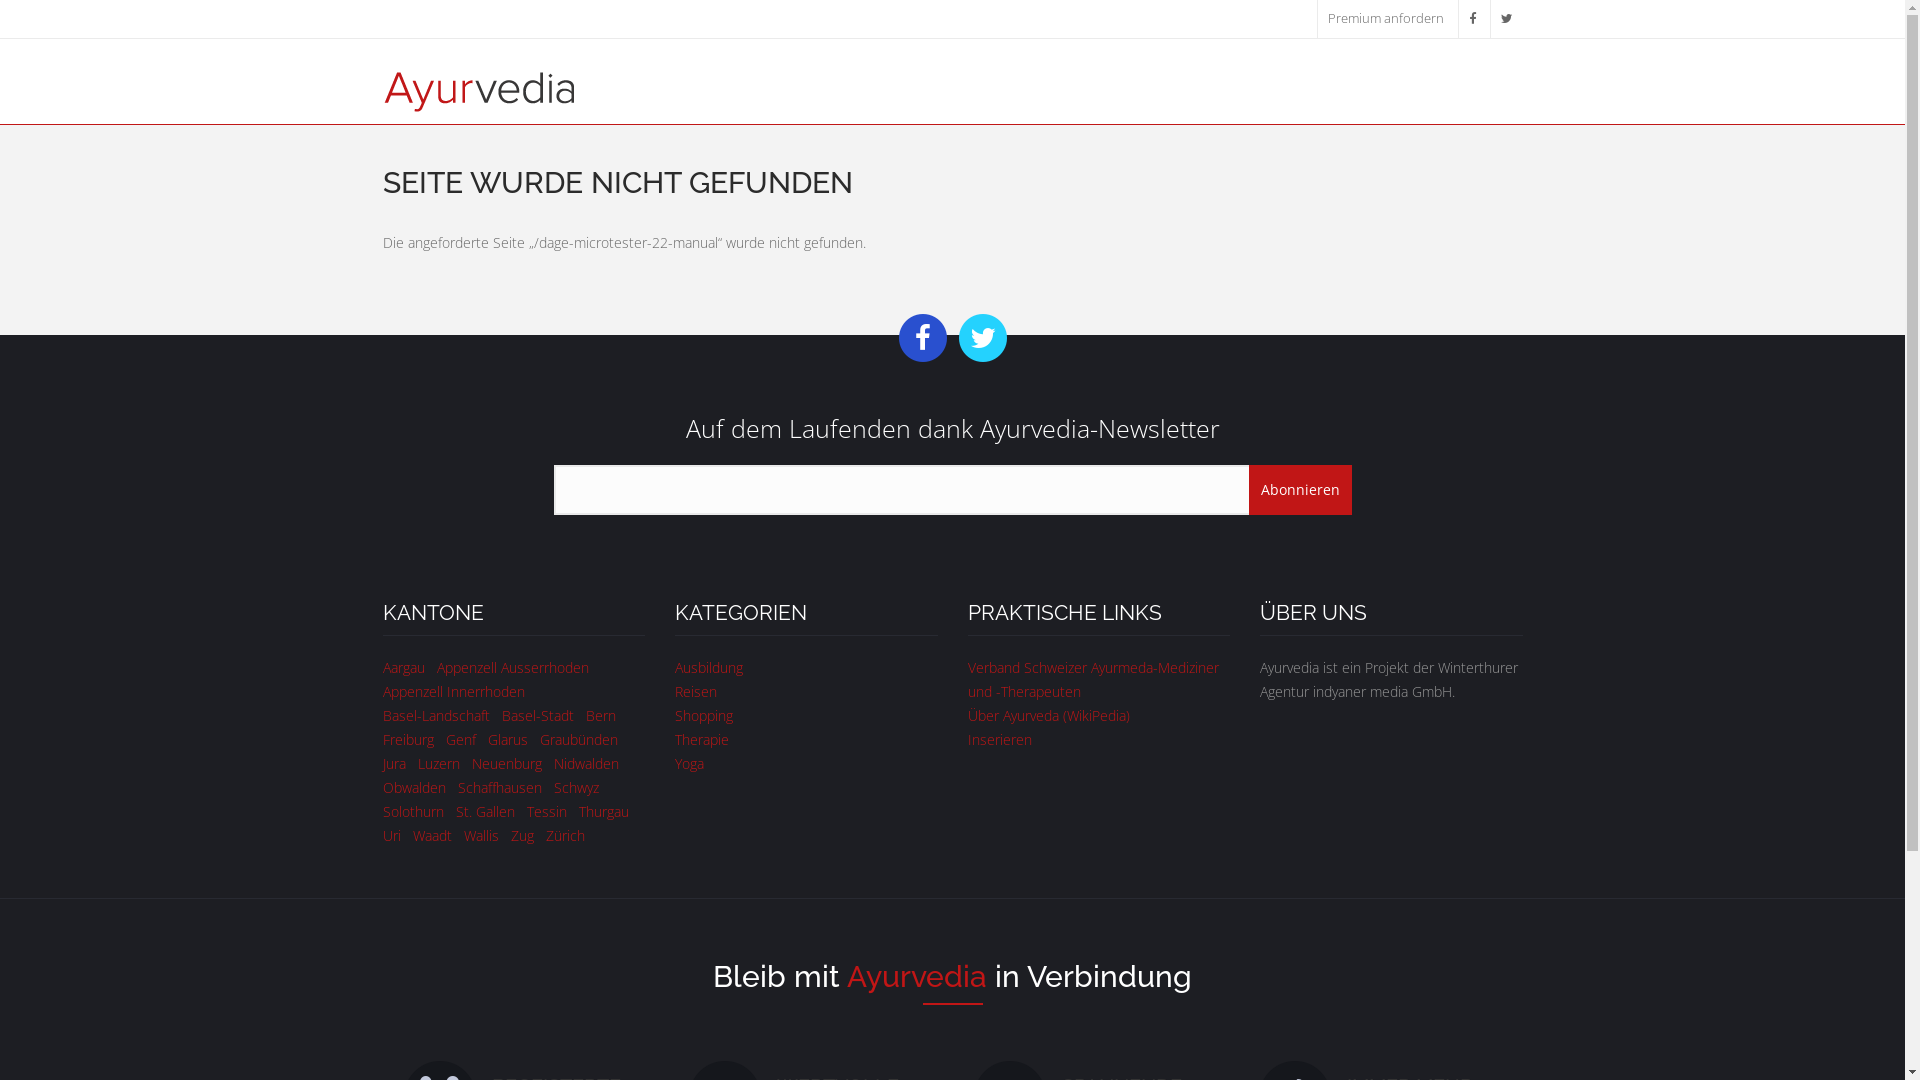  Describe the element at coordinates (576, 811) in the screenshot. I see `'Thurgau'` at that location.